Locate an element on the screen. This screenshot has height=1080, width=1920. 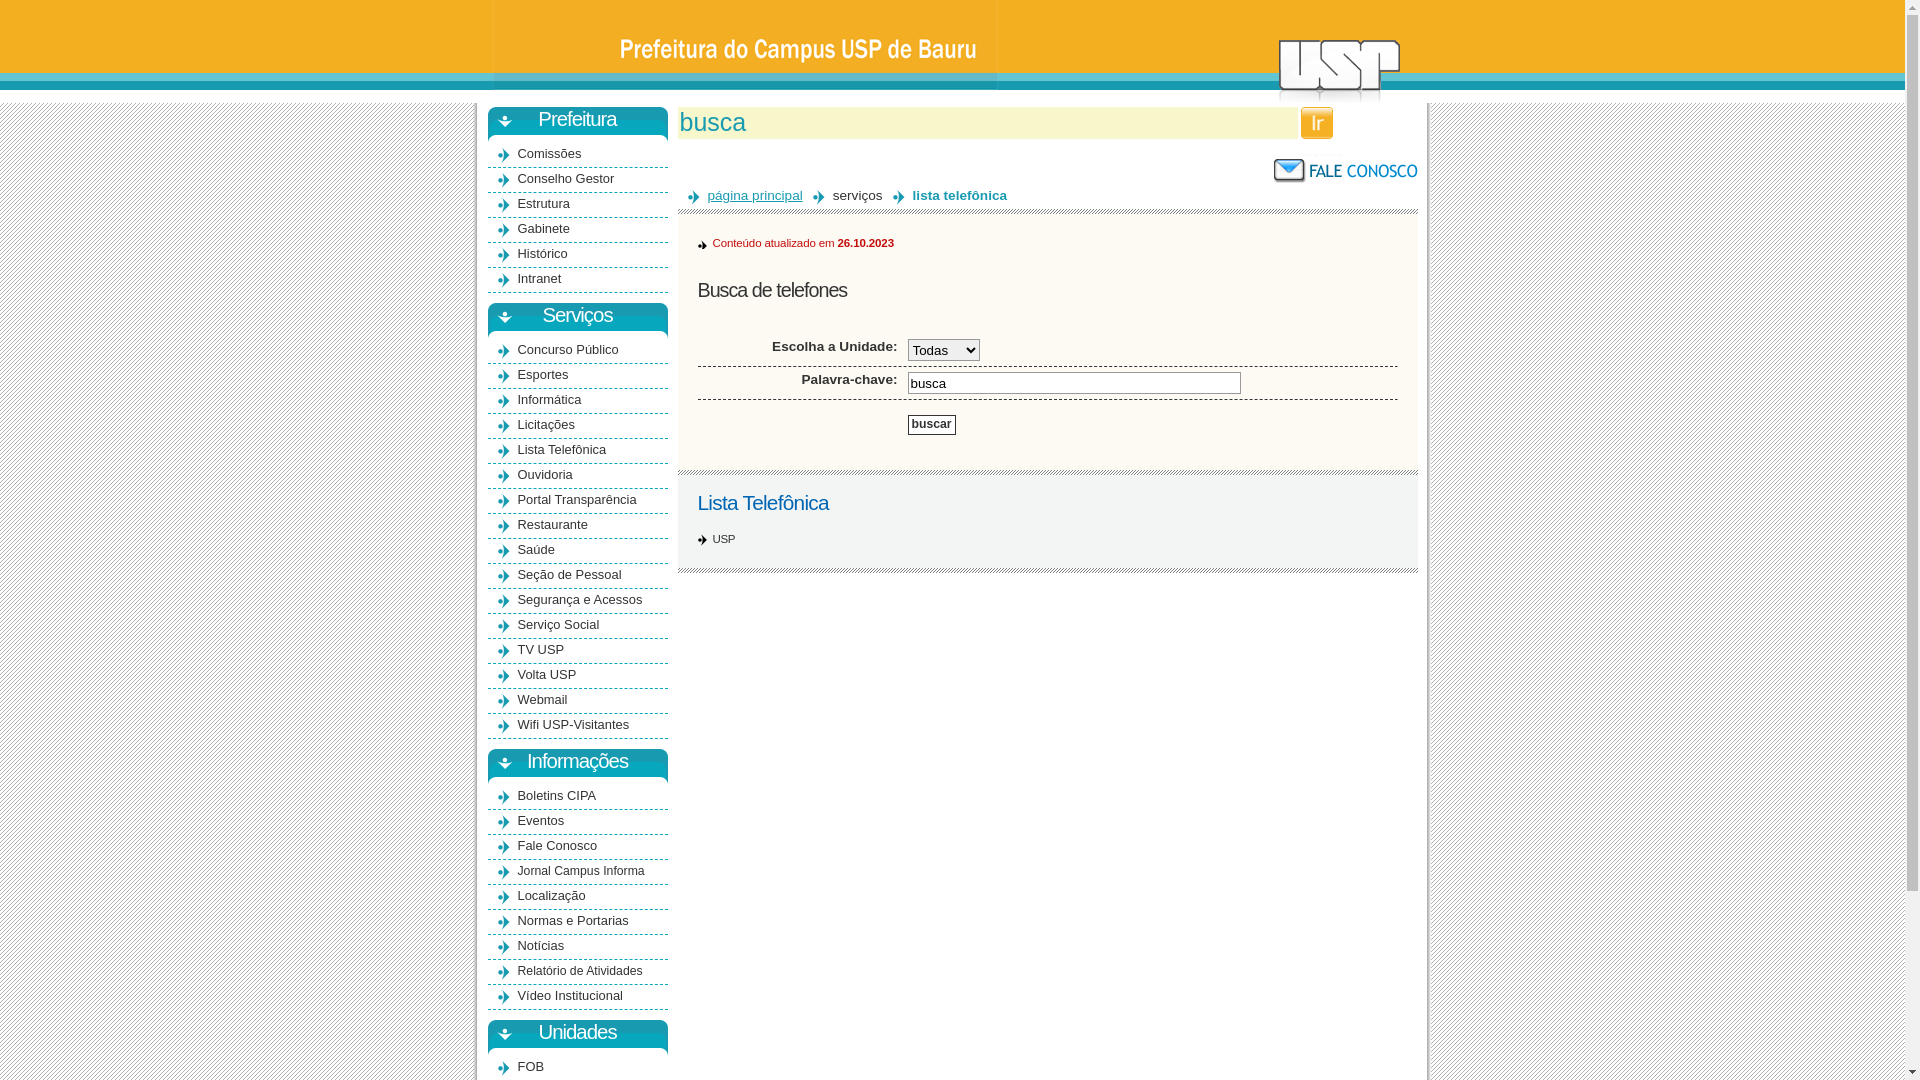
'Webmail' is located at coordinates (542, 698).